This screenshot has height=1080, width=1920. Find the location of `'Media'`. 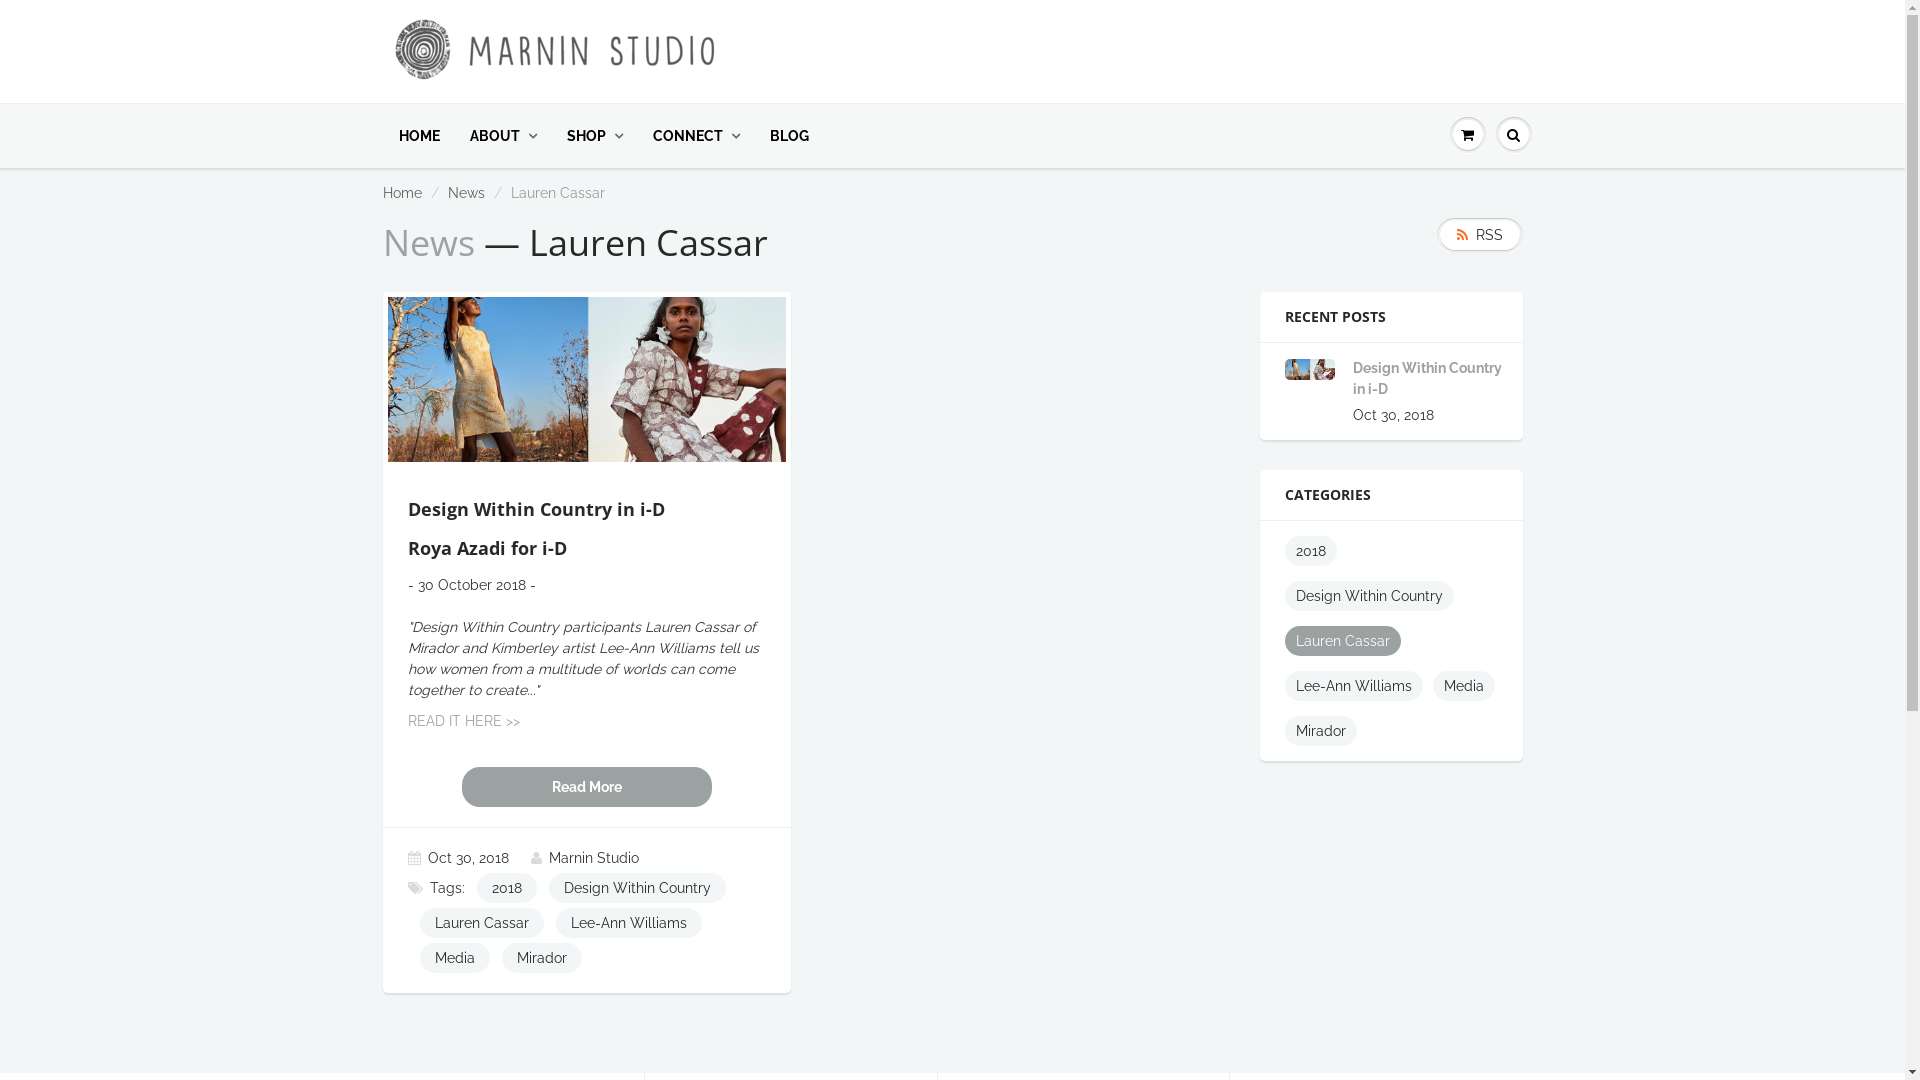

'Media' is located at coordinates (454, 956).